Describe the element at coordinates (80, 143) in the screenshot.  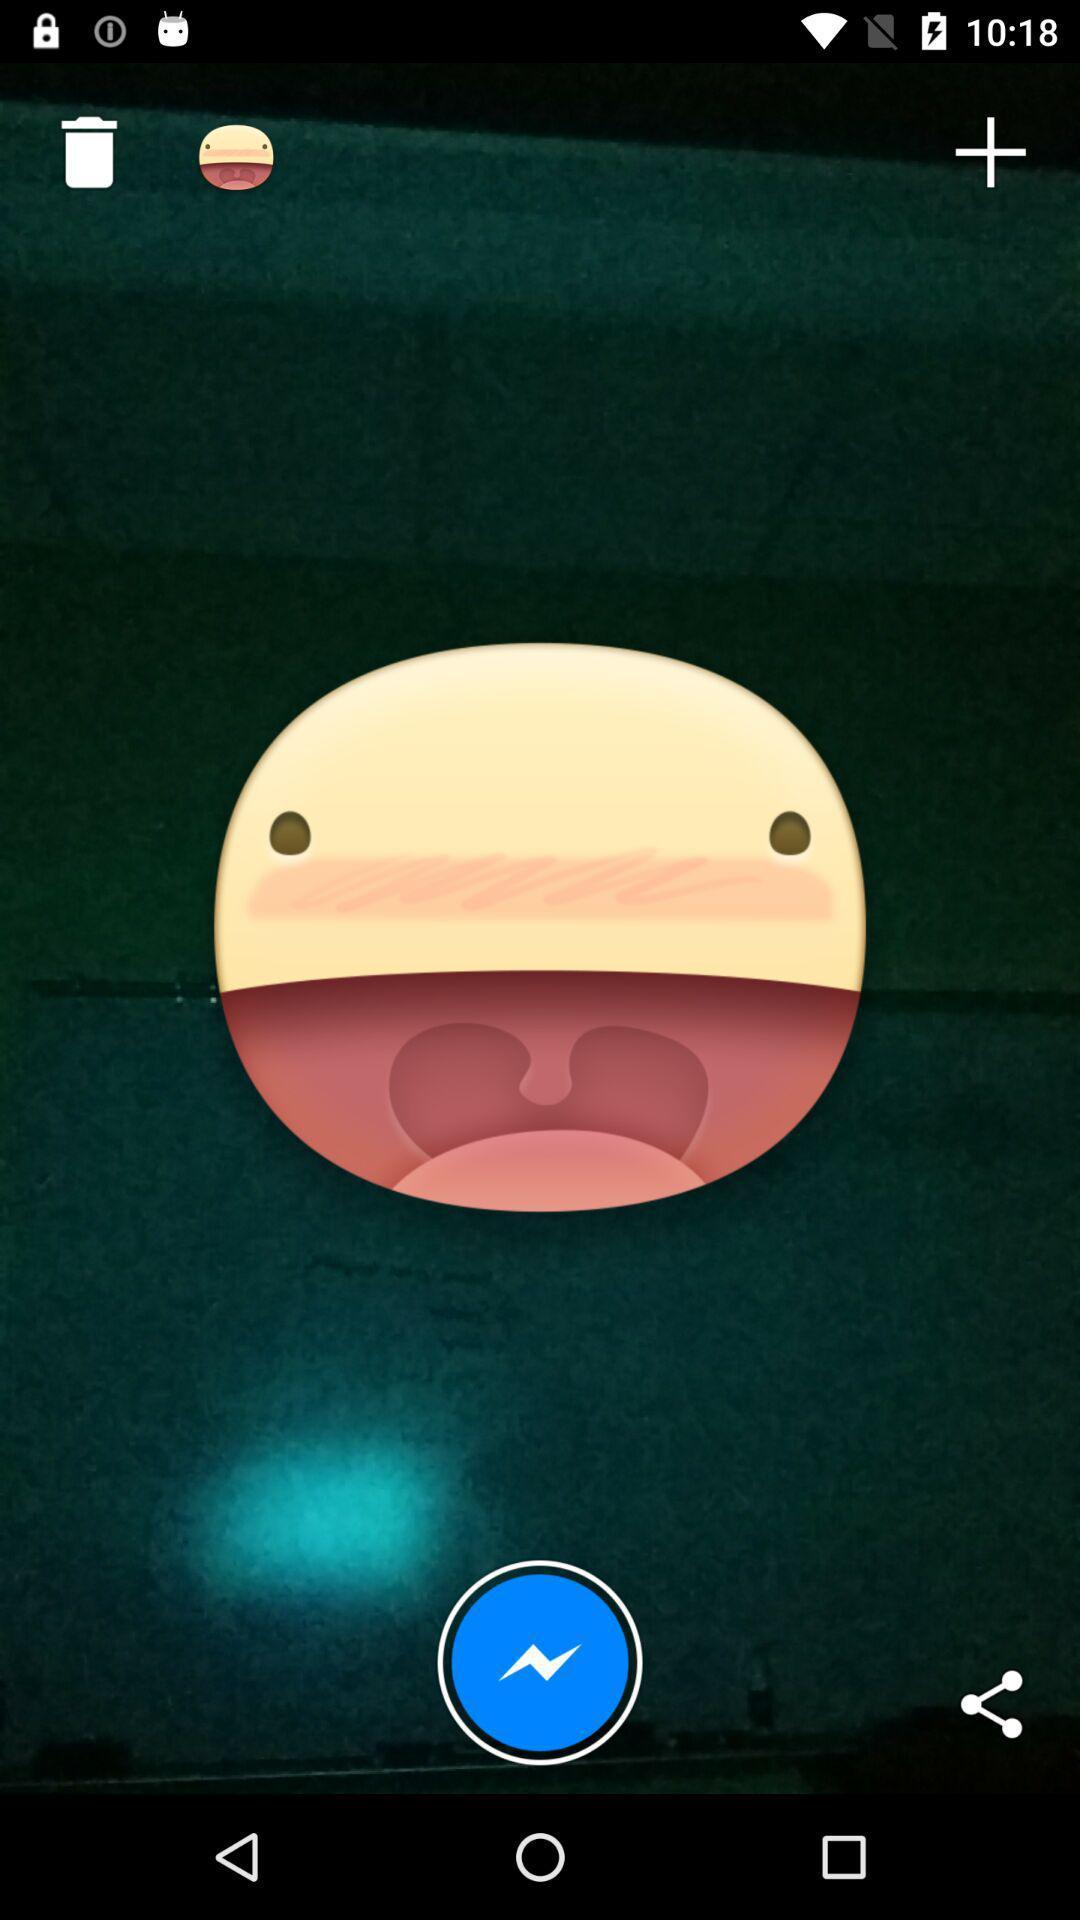
I see `the delete icon` at that location.